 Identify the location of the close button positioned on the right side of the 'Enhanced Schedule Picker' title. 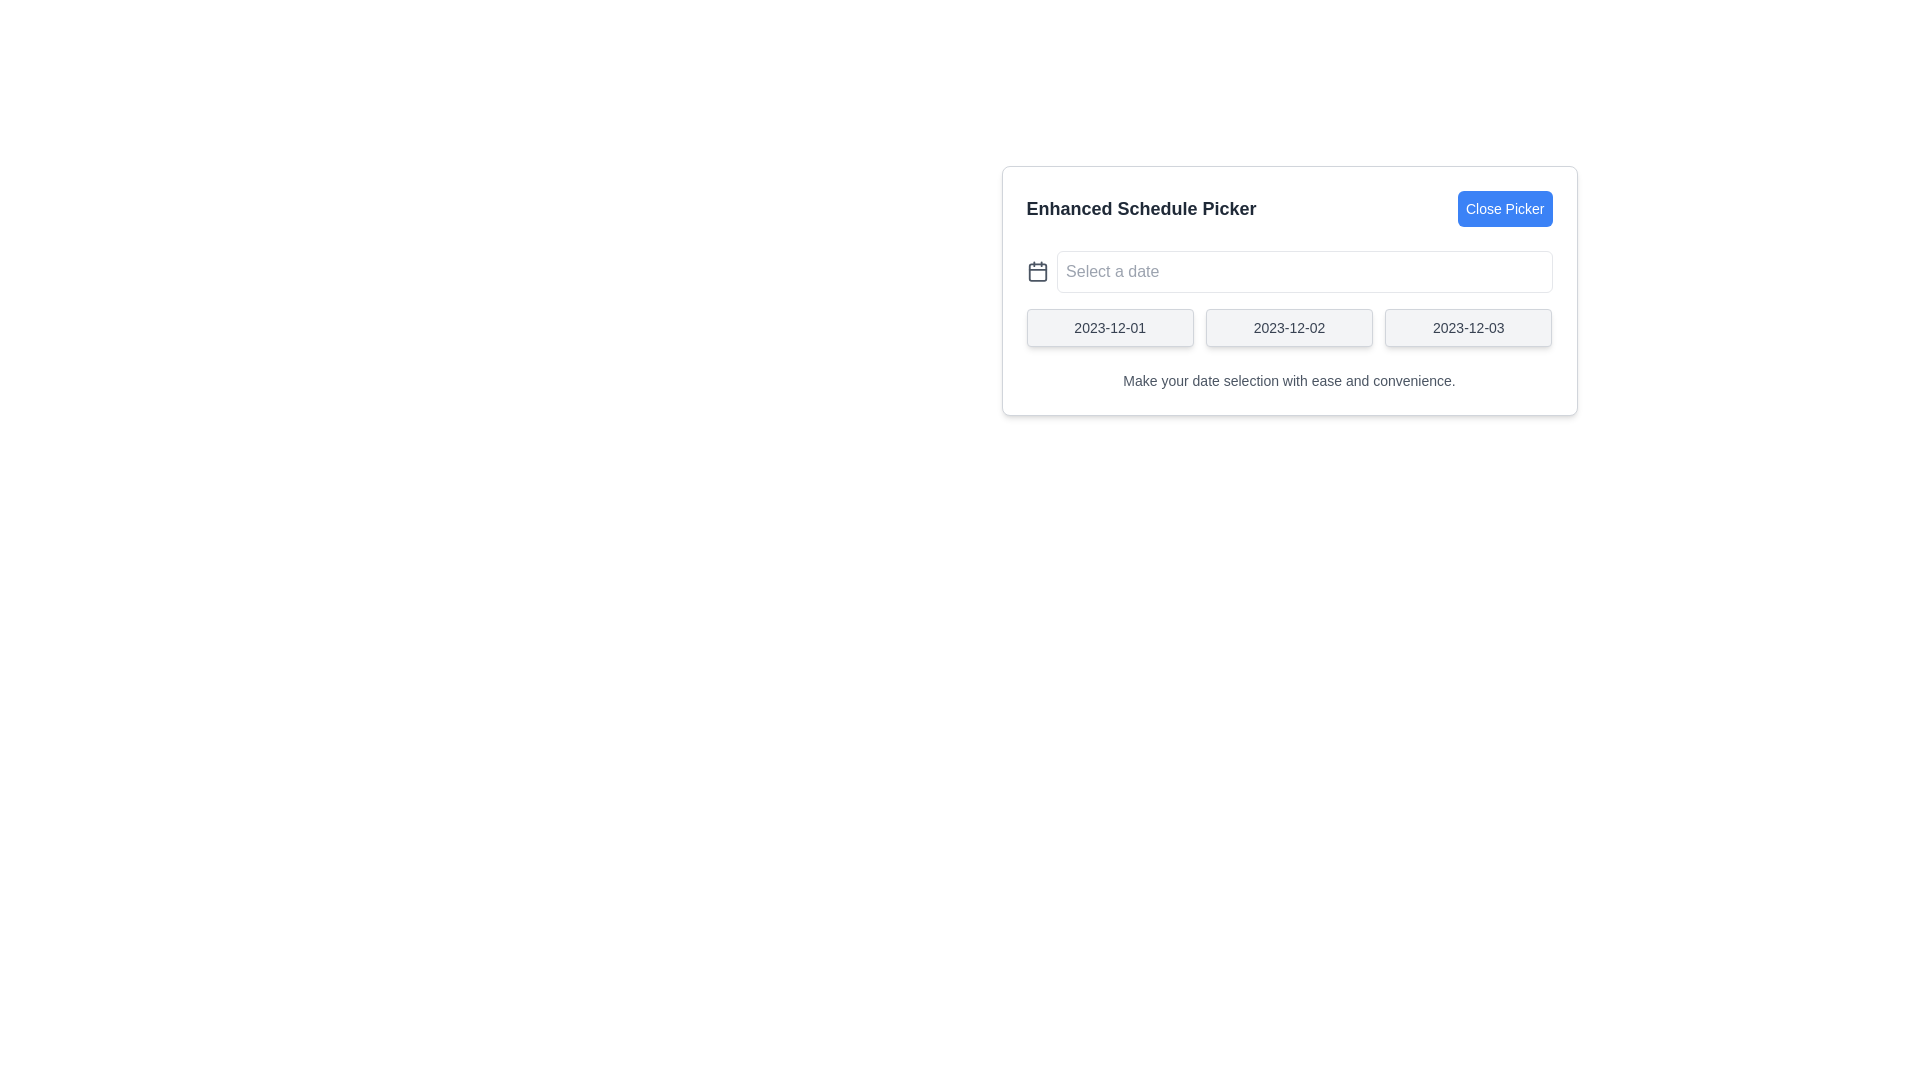
(1505, 208).